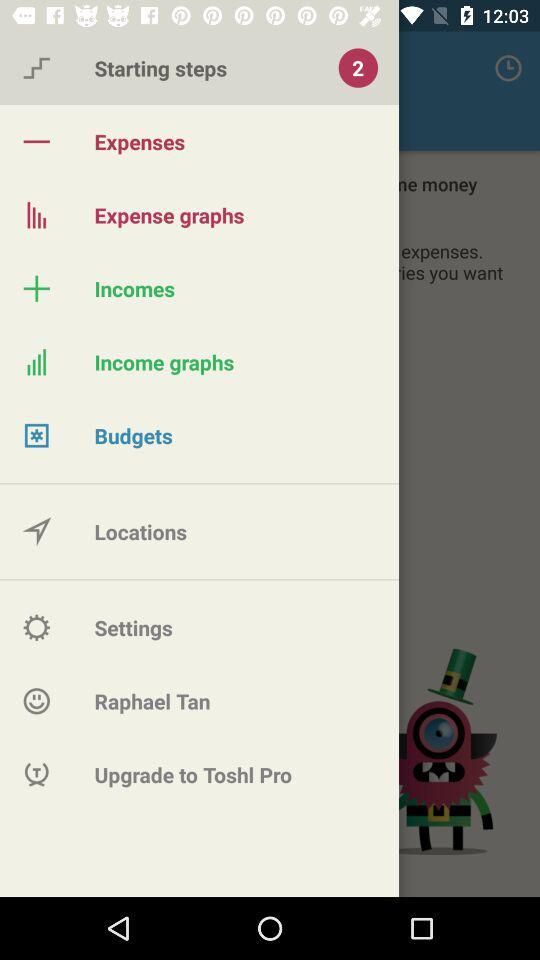 The width and height of the screenshot is (540, 960). What do you see at coordinates (508, 68) in the screenshot?
I see `the clock icon on the top right corner of the page` at bounding box center [508, 68].